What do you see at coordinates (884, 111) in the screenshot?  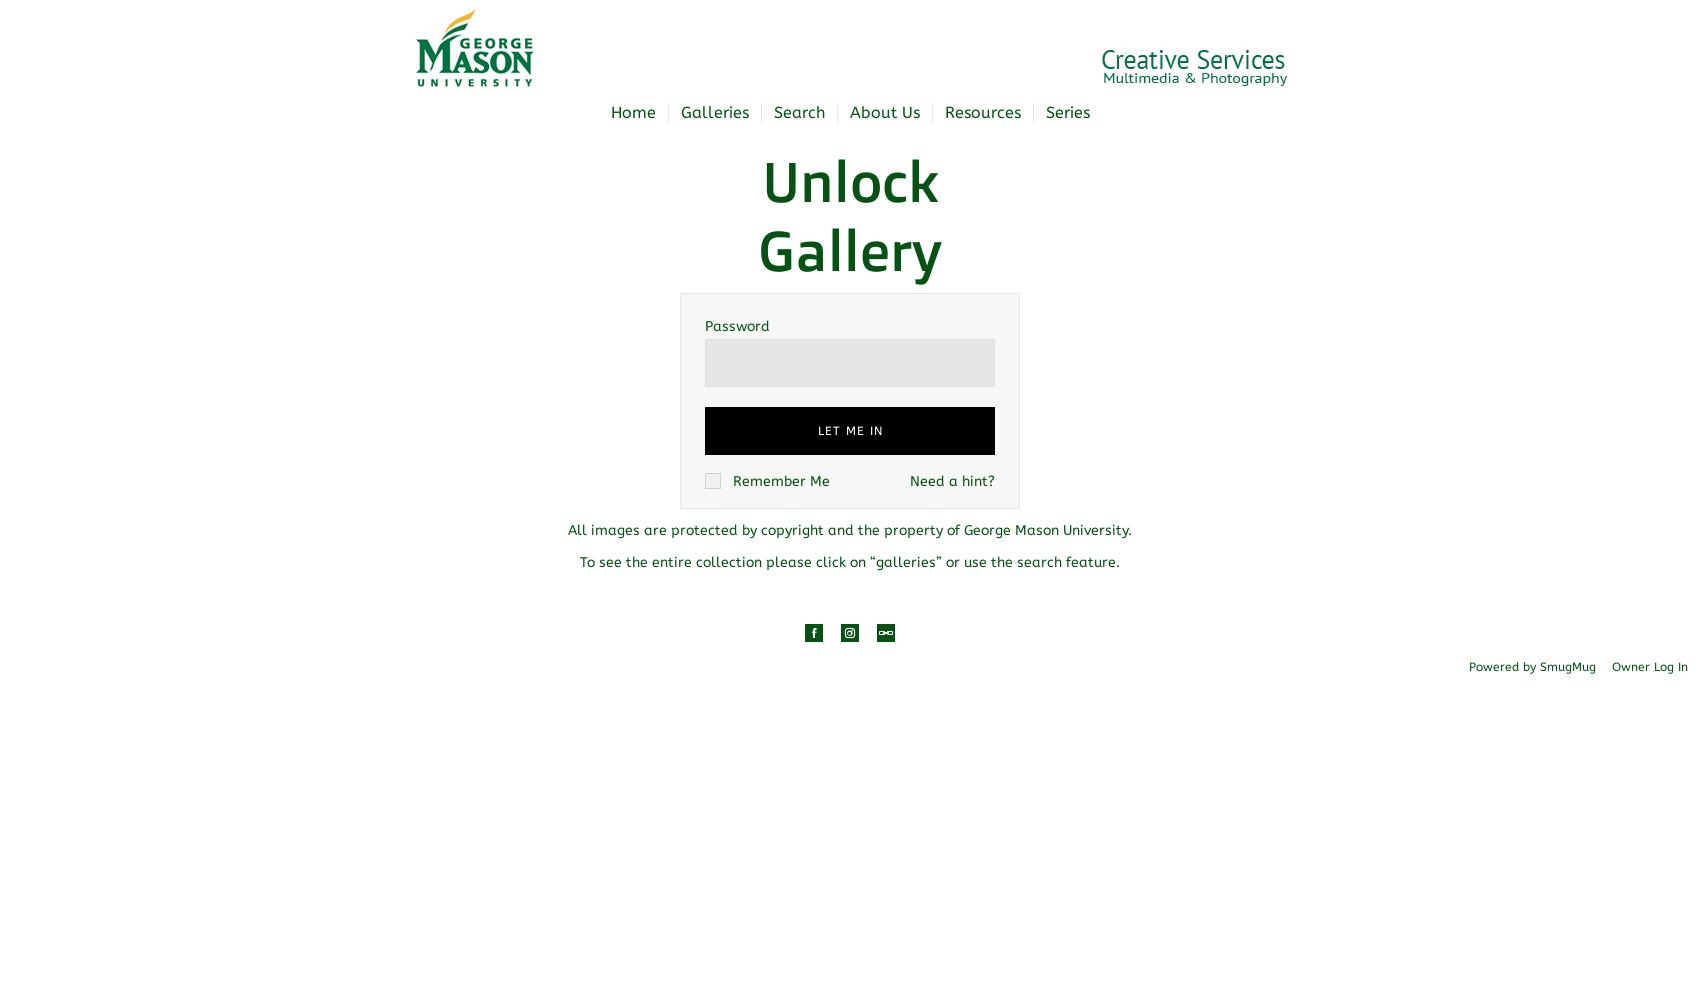 I see `'About Us'` at bounding box center [884, 111].